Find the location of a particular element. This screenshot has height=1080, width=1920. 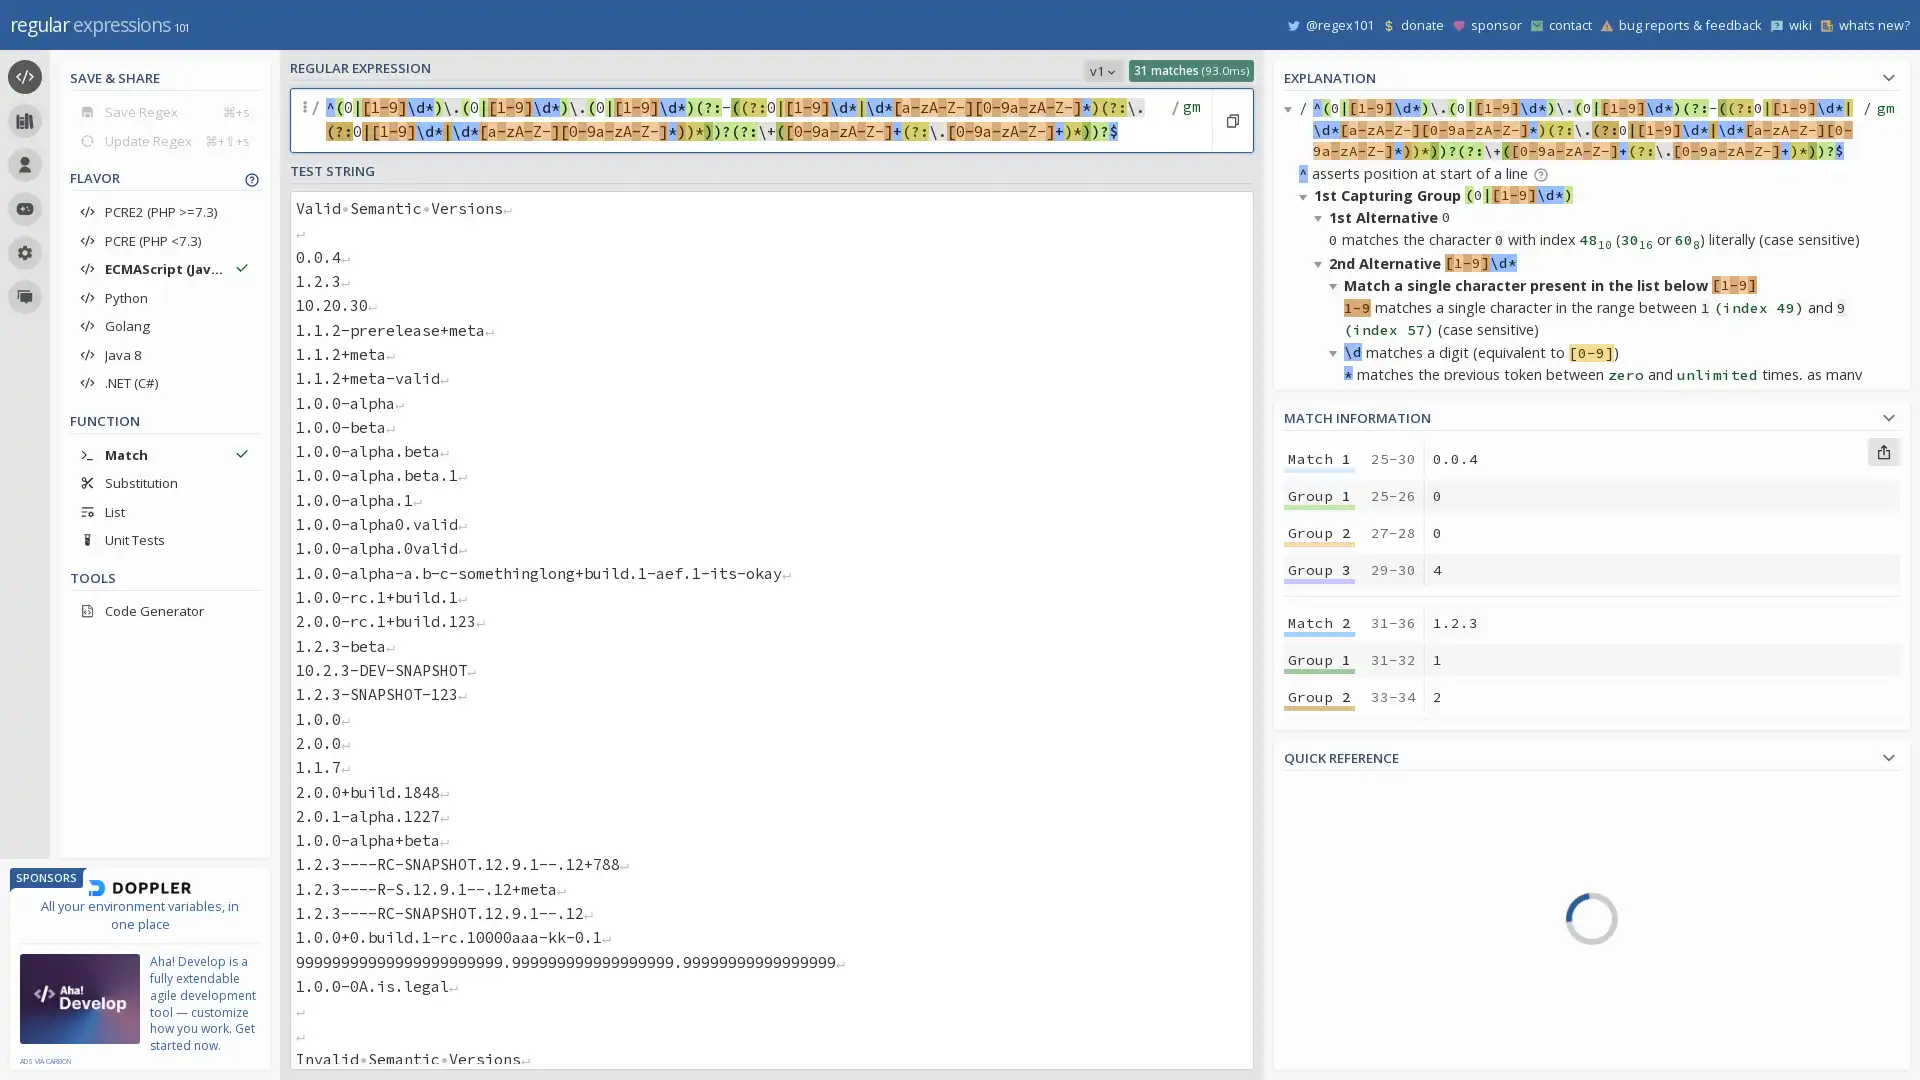

Java 8 is located at coordinates (164, 353).